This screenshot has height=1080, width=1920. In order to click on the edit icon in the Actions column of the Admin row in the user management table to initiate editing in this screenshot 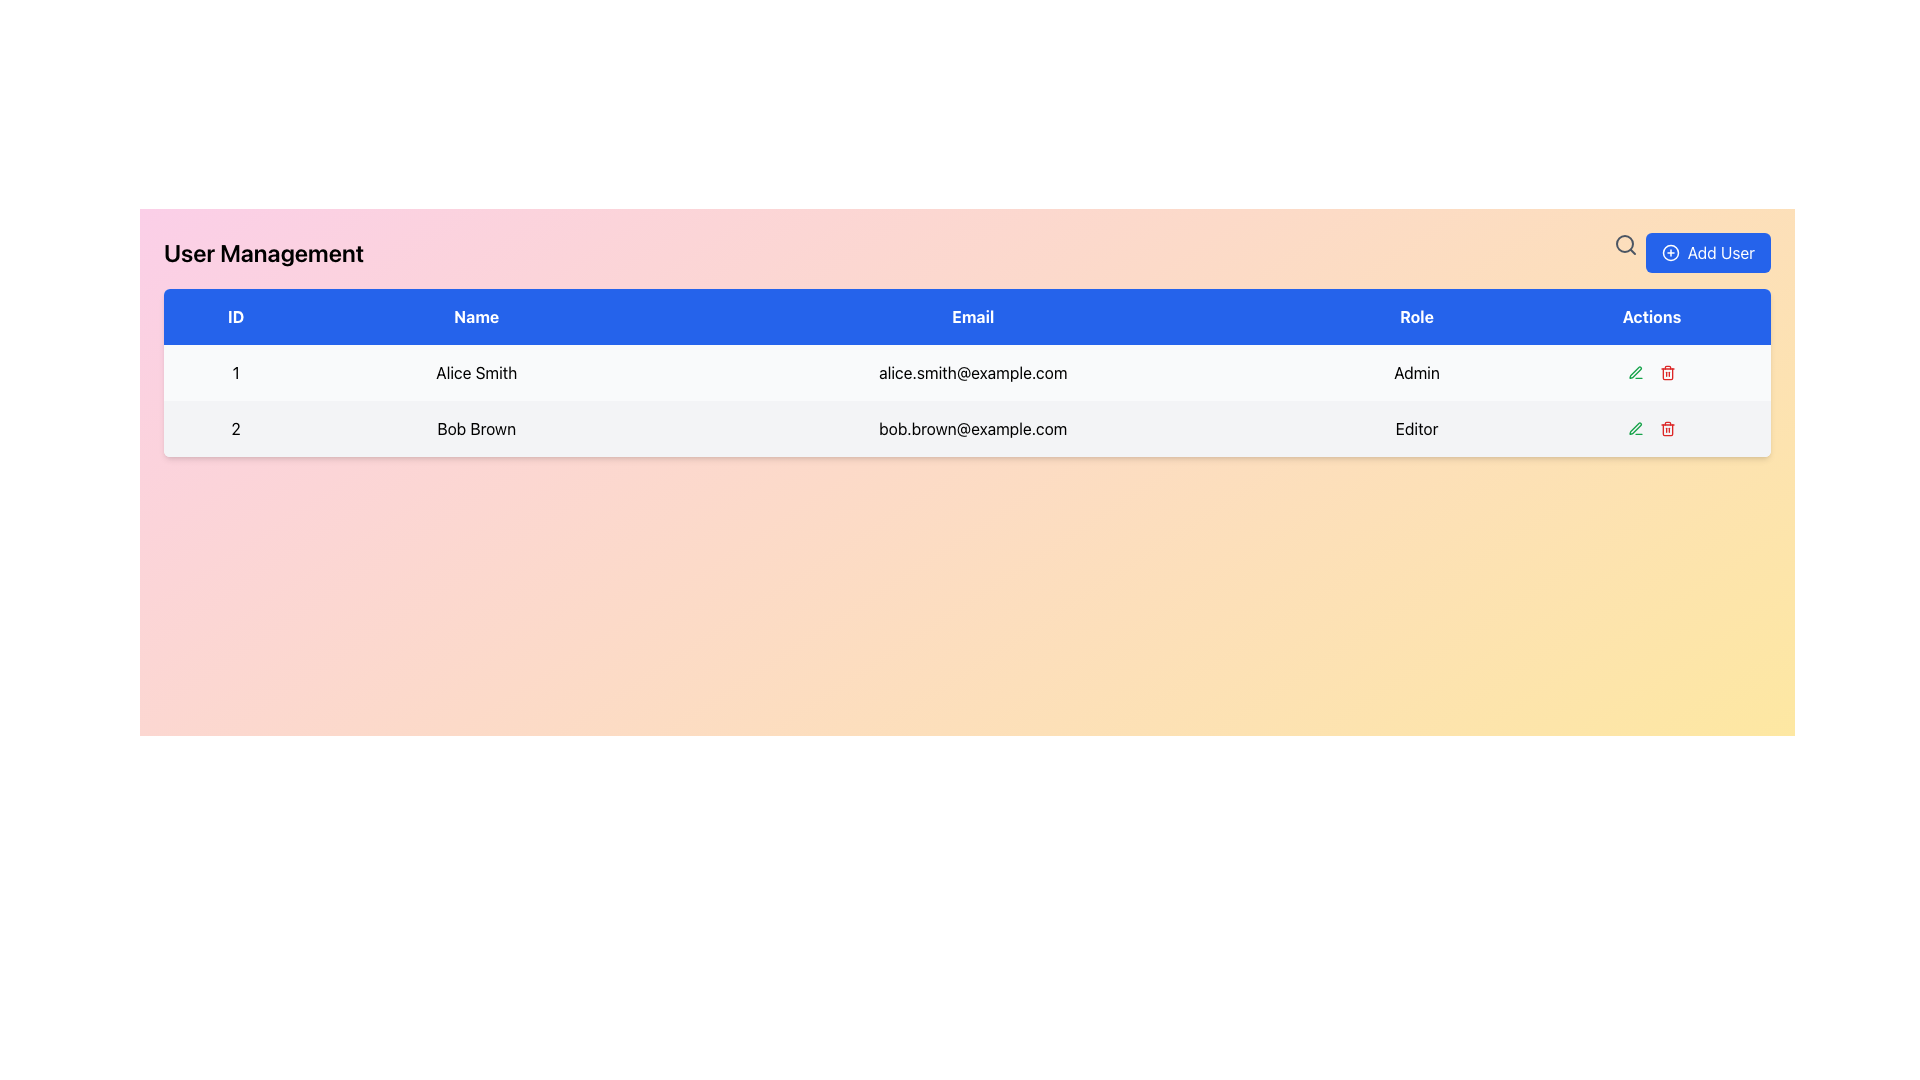, I will do `click(1651, 373)`.